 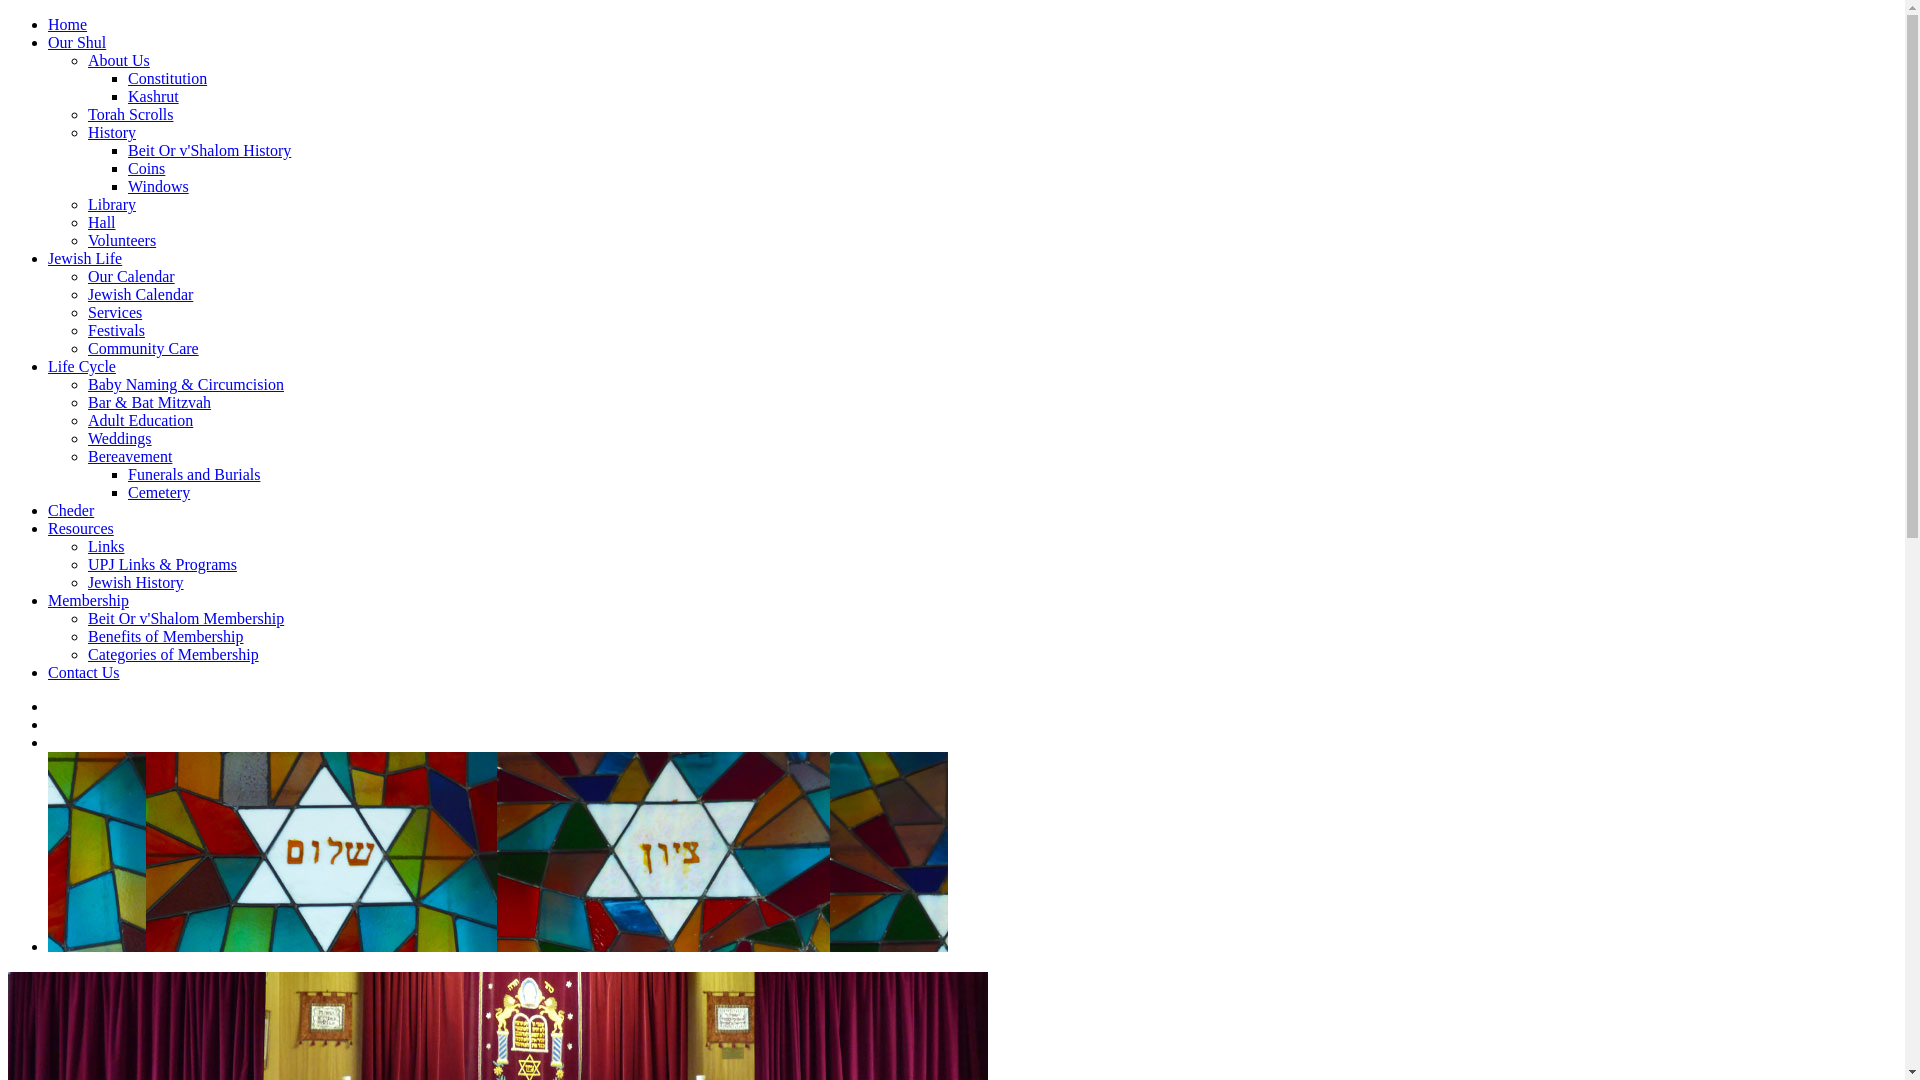 What do you see at coordinates (157, 186) in the screenshot?
I see `'Windows'` at bounding box center [157, 186].